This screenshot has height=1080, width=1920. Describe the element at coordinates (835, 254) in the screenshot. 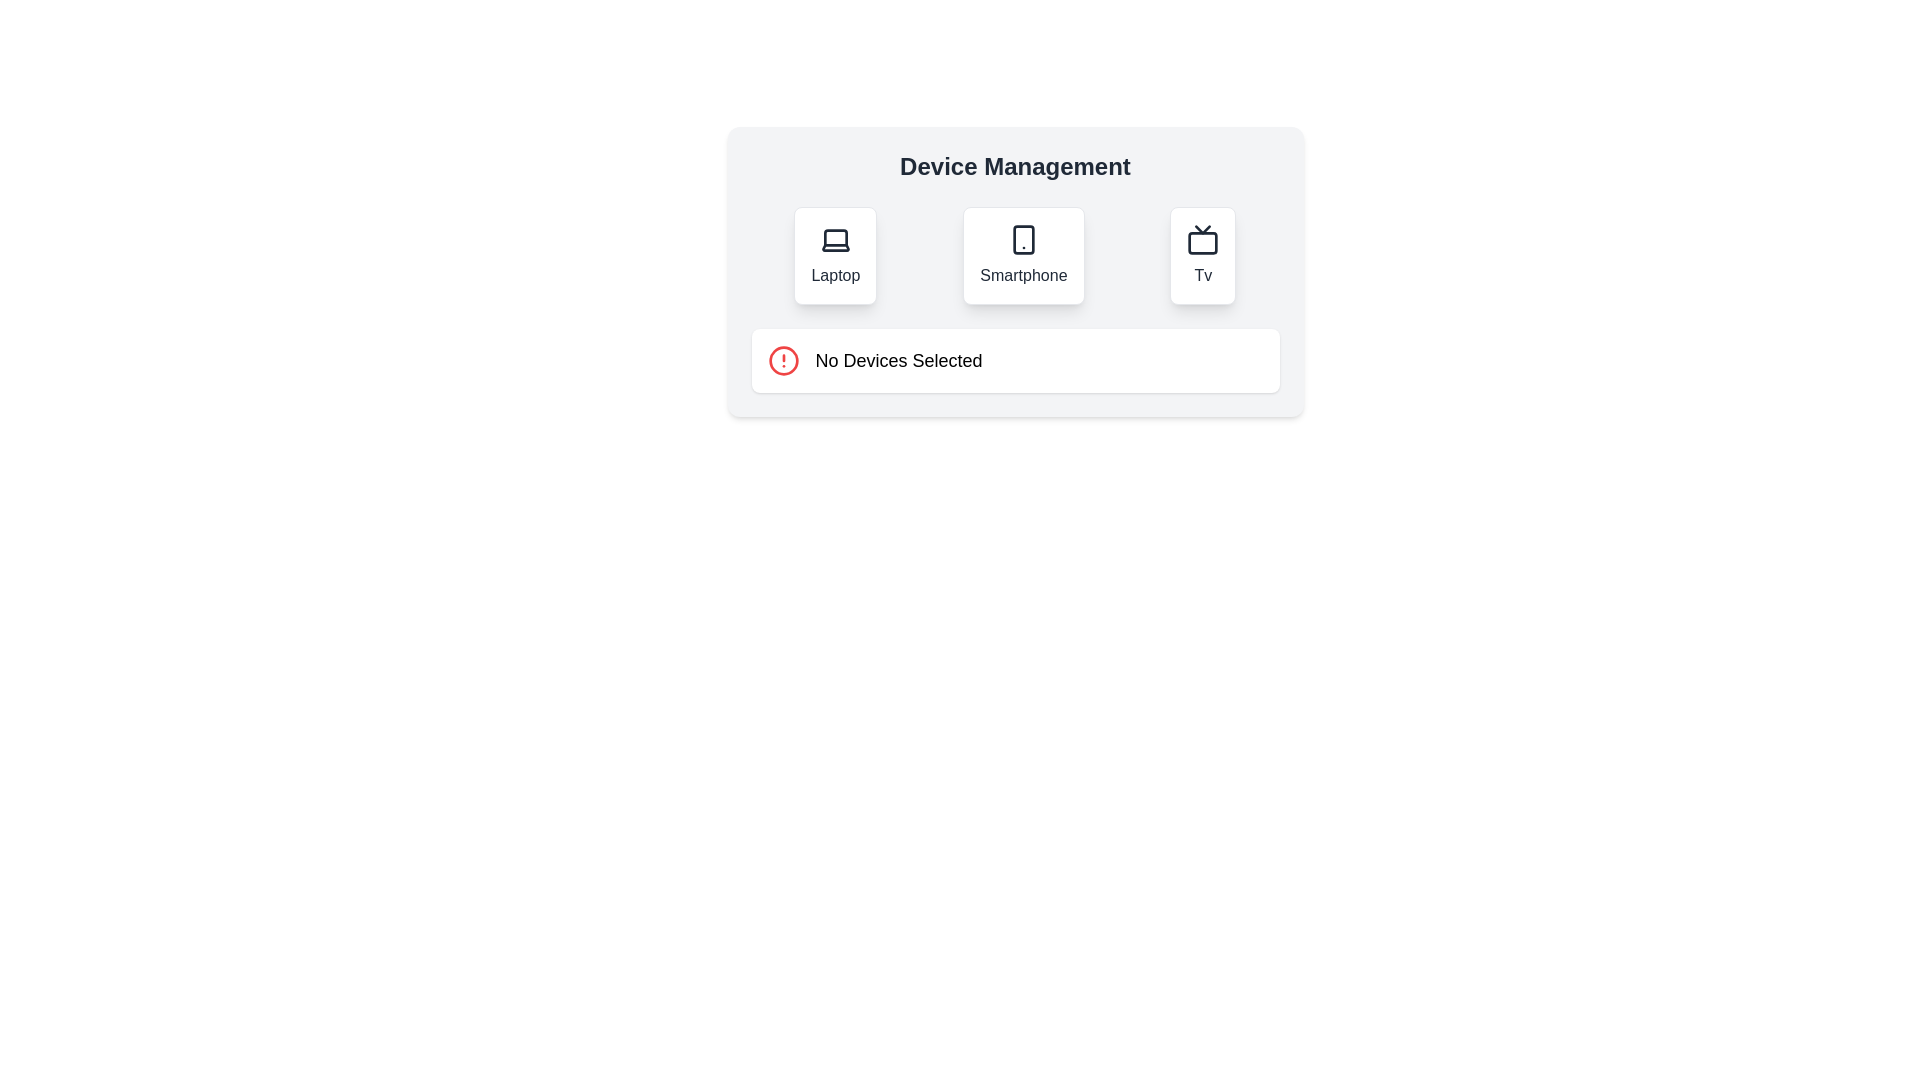

I see `the 'Laptop' interactive card in the 'Device Management' interface` at that location.